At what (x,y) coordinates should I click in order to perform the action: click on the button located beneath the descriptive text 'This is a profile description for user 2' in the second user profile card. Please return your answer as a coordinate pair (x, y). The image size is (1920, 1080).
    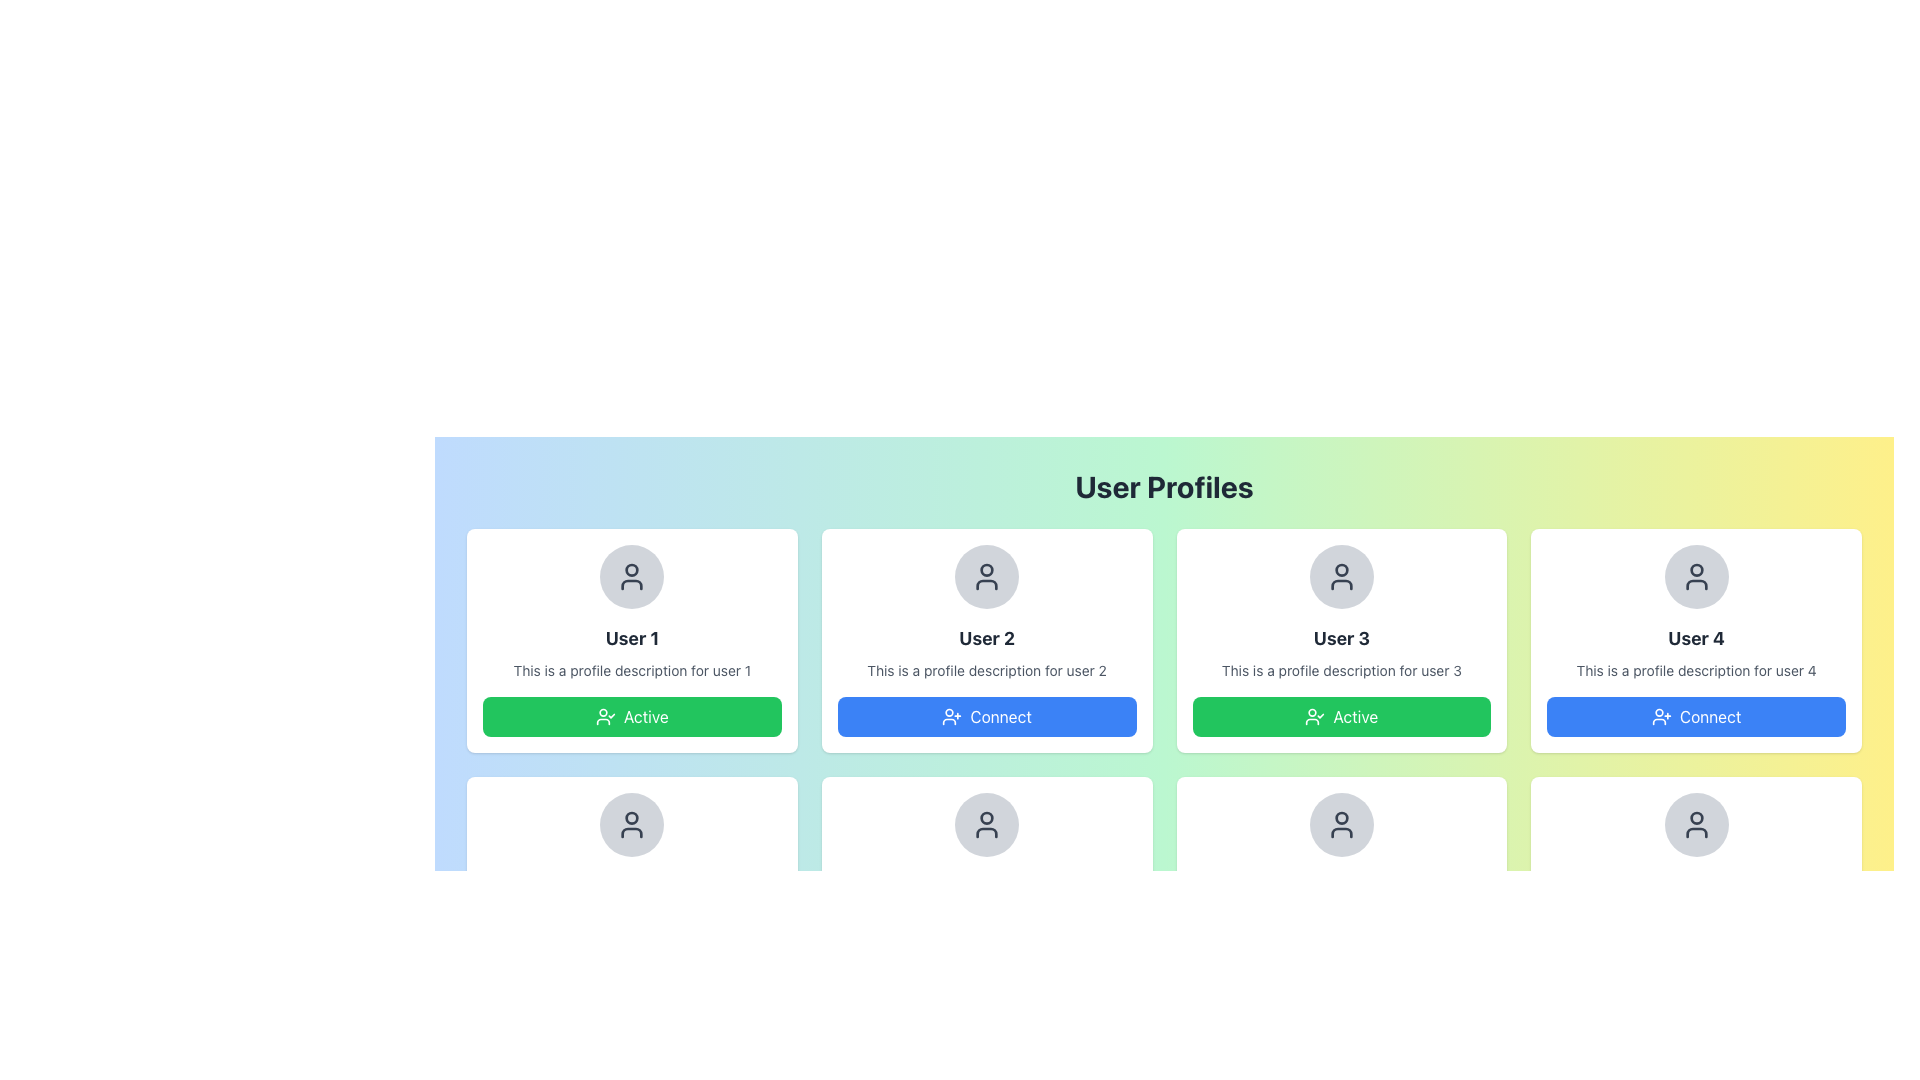
    Looking at the image, I should click on (987, 716).